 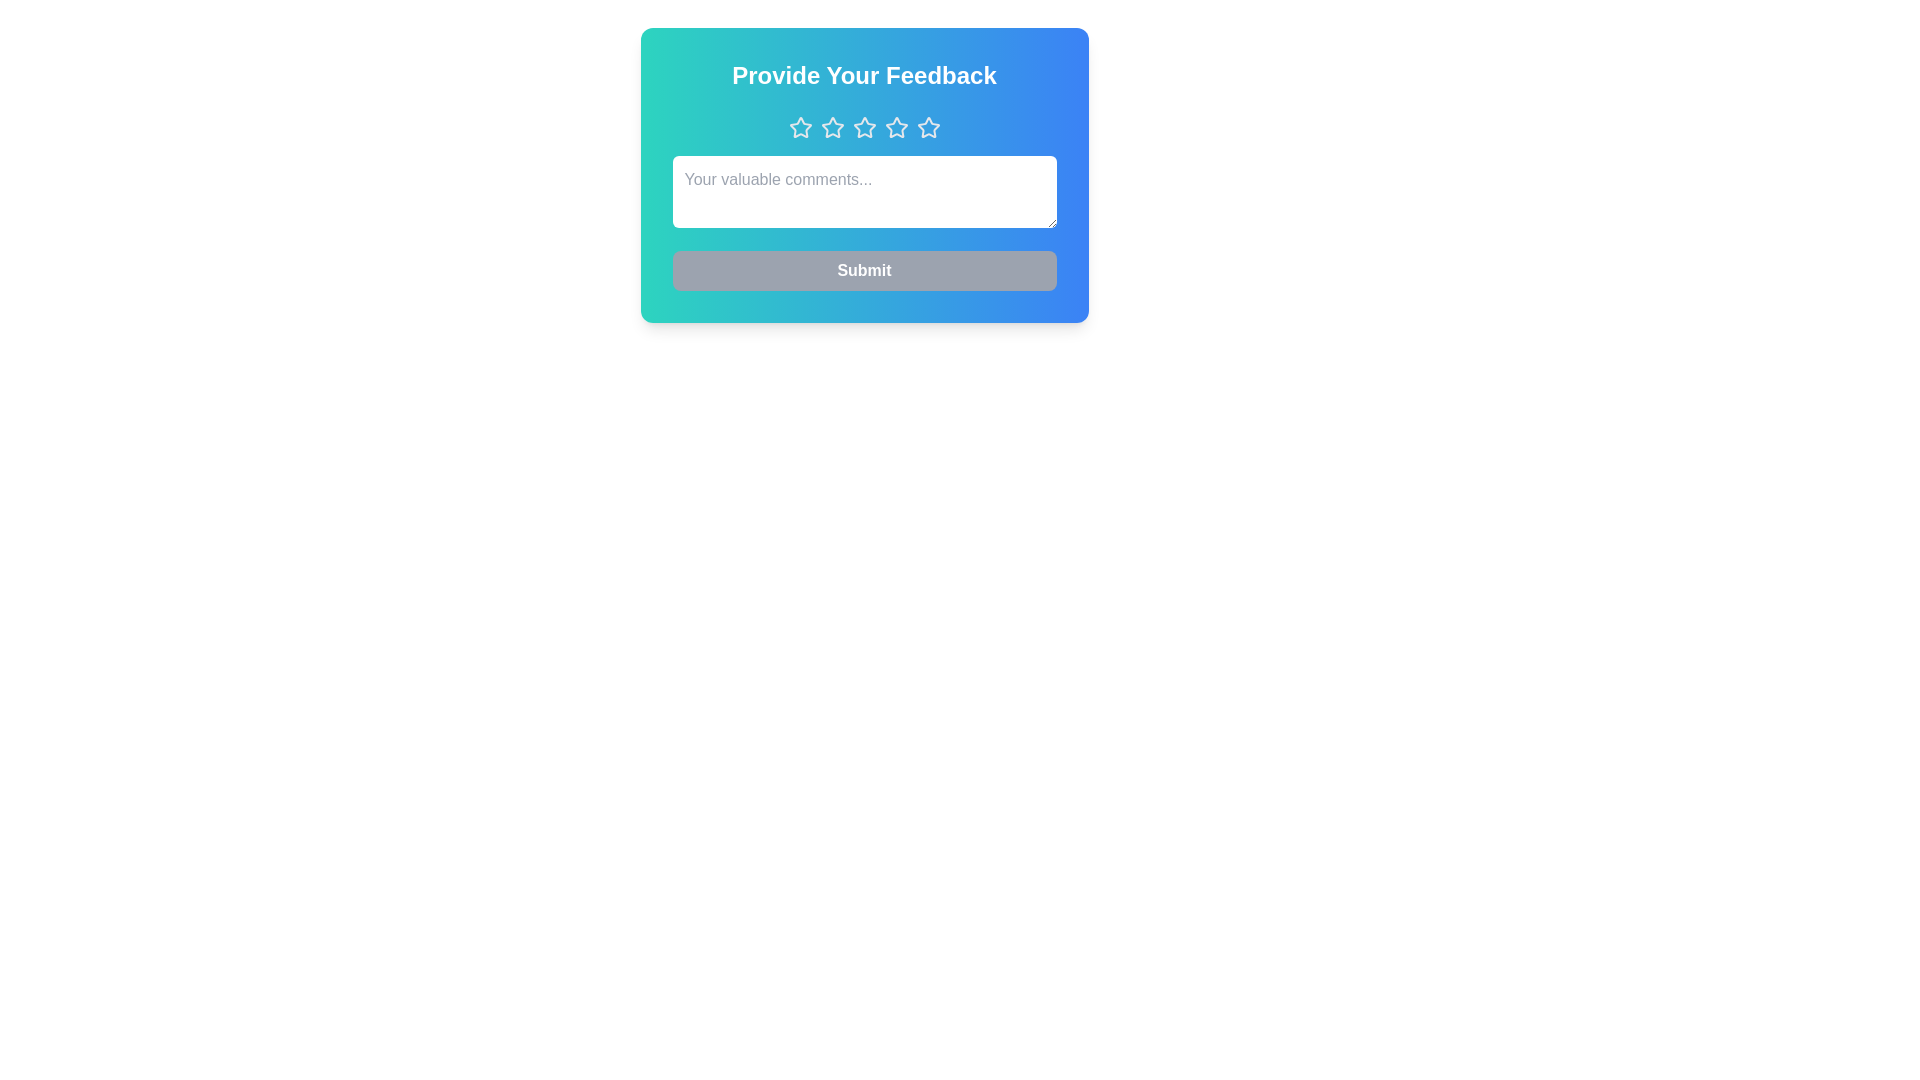 What do you see at coordinates (864, 270) in the screenshot?
I see `the submit button to submit the feedback` at bounding box center [864, 270].